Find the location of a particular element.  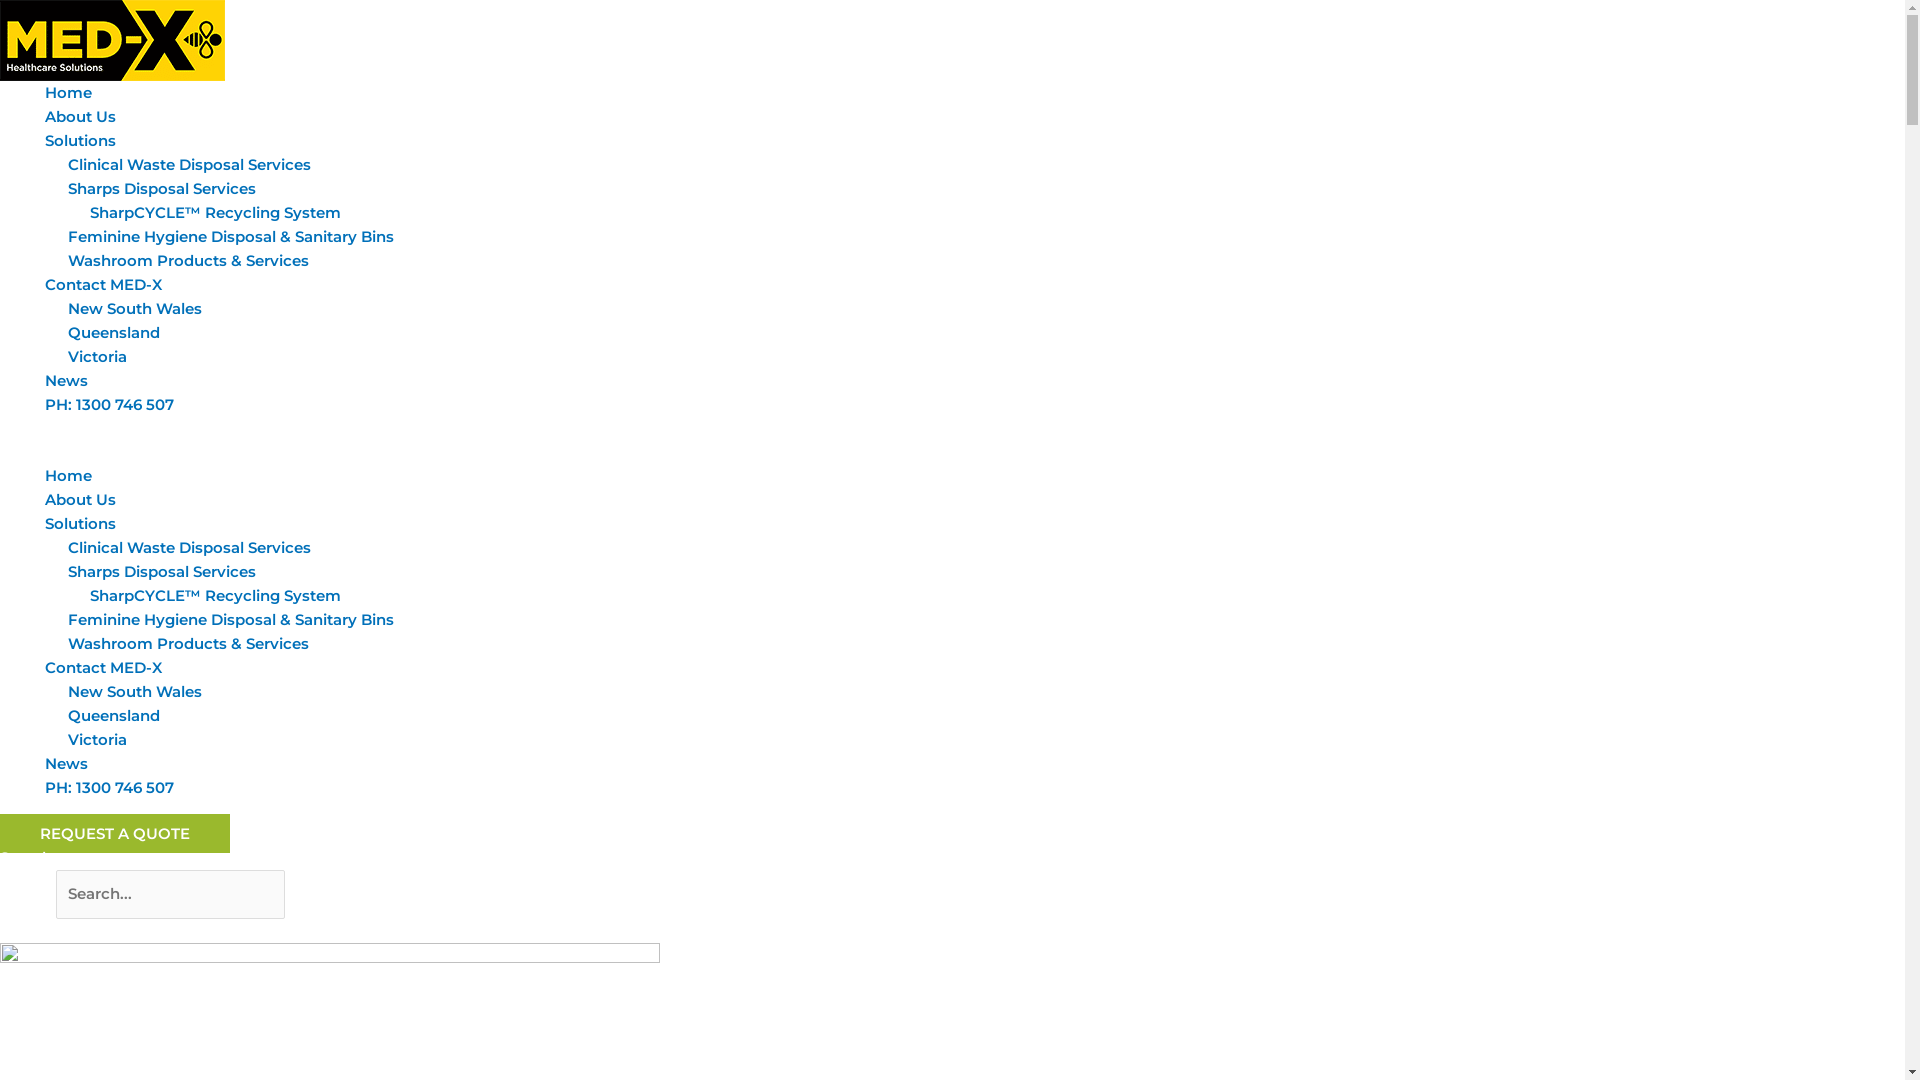

'About Us' is located at coordinates (80, 498).